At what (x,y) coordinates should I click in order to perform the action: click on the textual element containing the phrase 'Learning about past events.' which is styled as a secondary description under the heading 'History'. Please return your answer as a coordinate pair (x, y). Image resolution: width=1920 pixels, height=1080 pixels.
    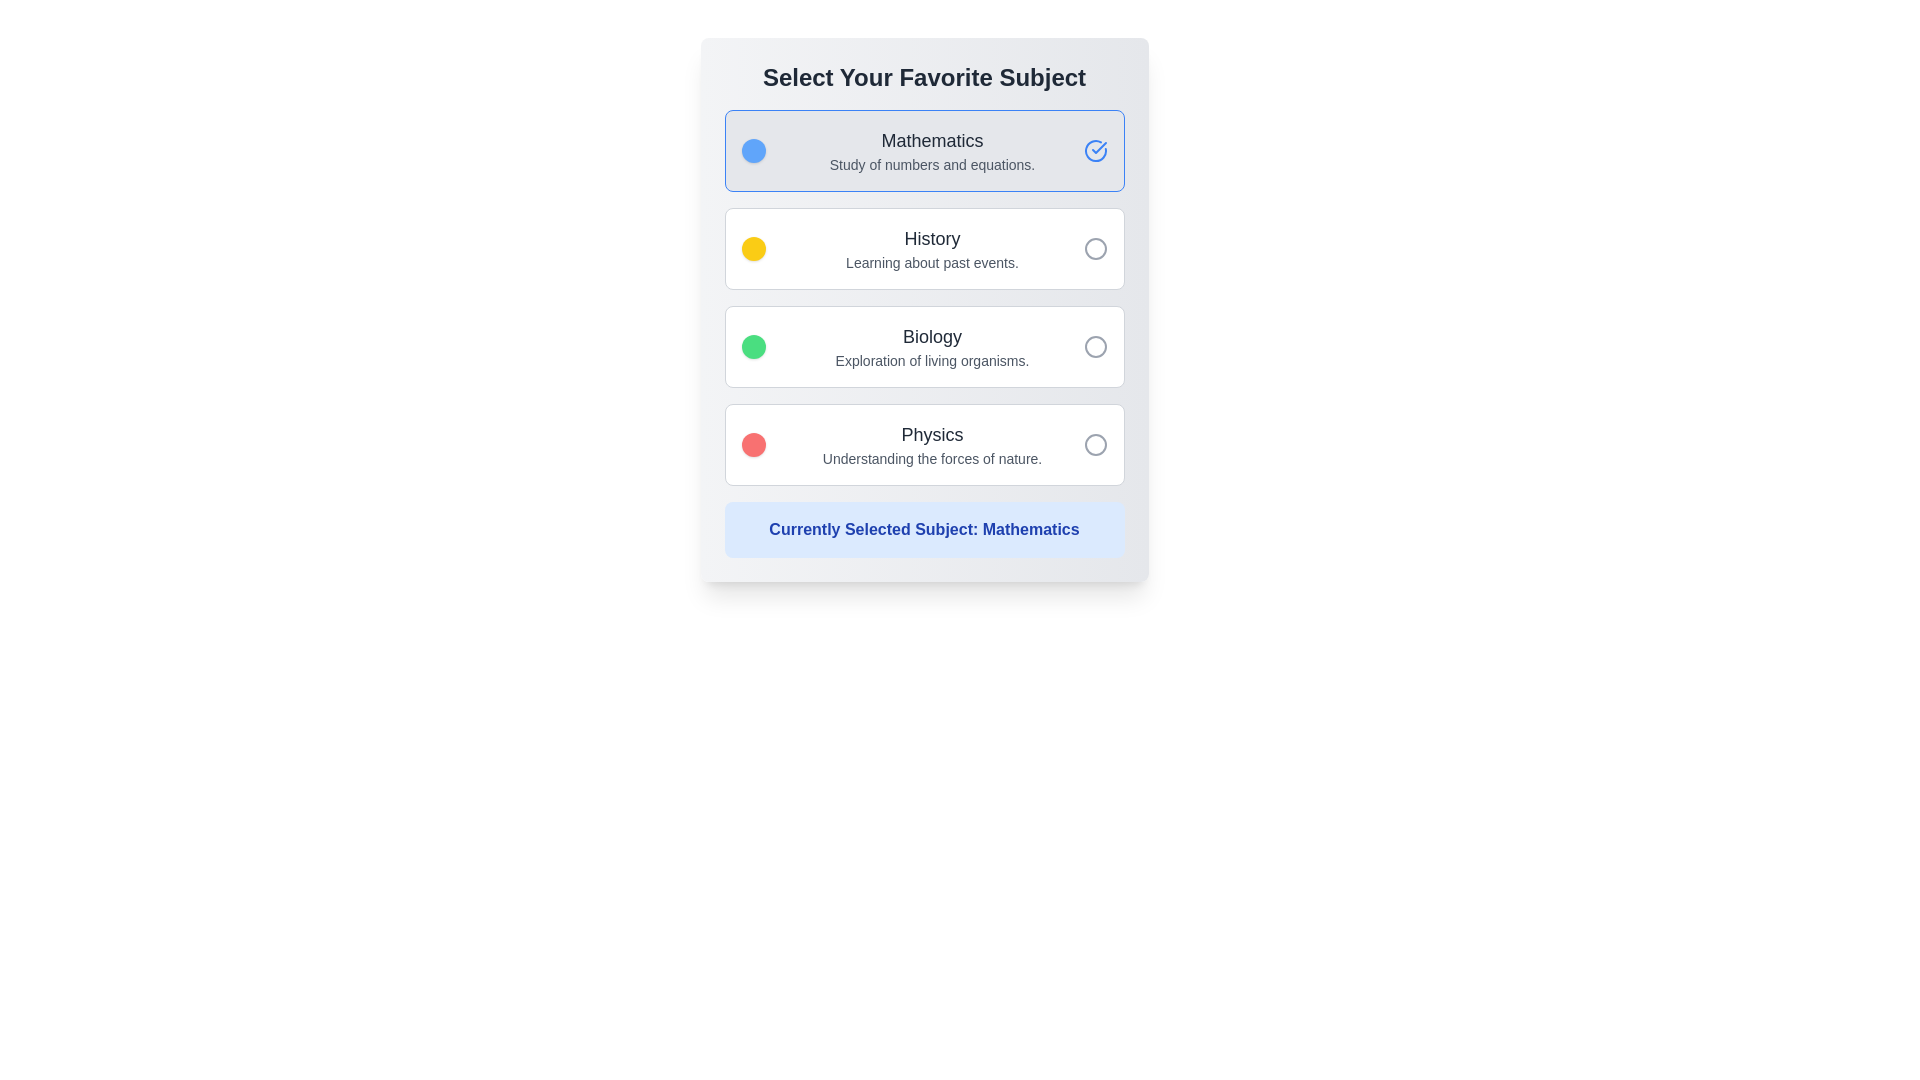
    Looking at the image, I should click on (931, 261).